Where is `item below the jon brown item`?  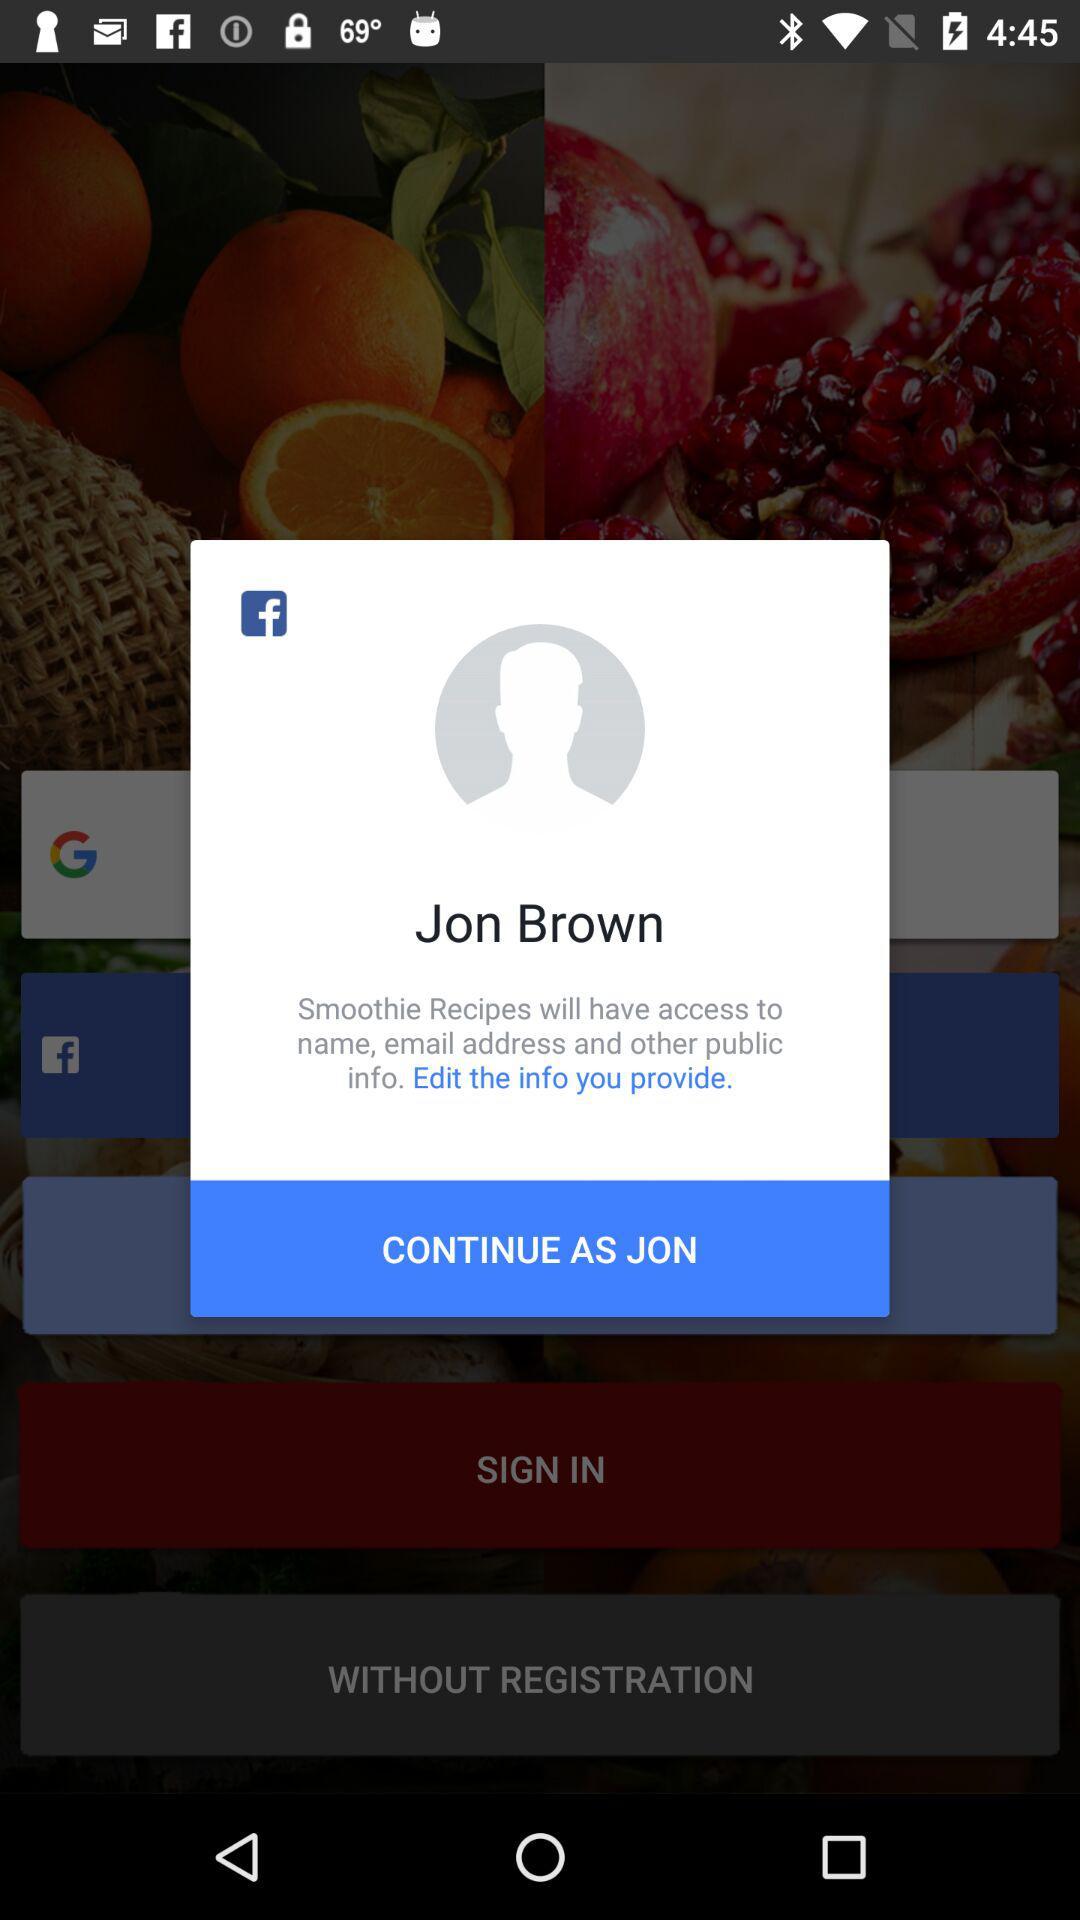 item below the jon brown item is located at coordinates (540, 1041).